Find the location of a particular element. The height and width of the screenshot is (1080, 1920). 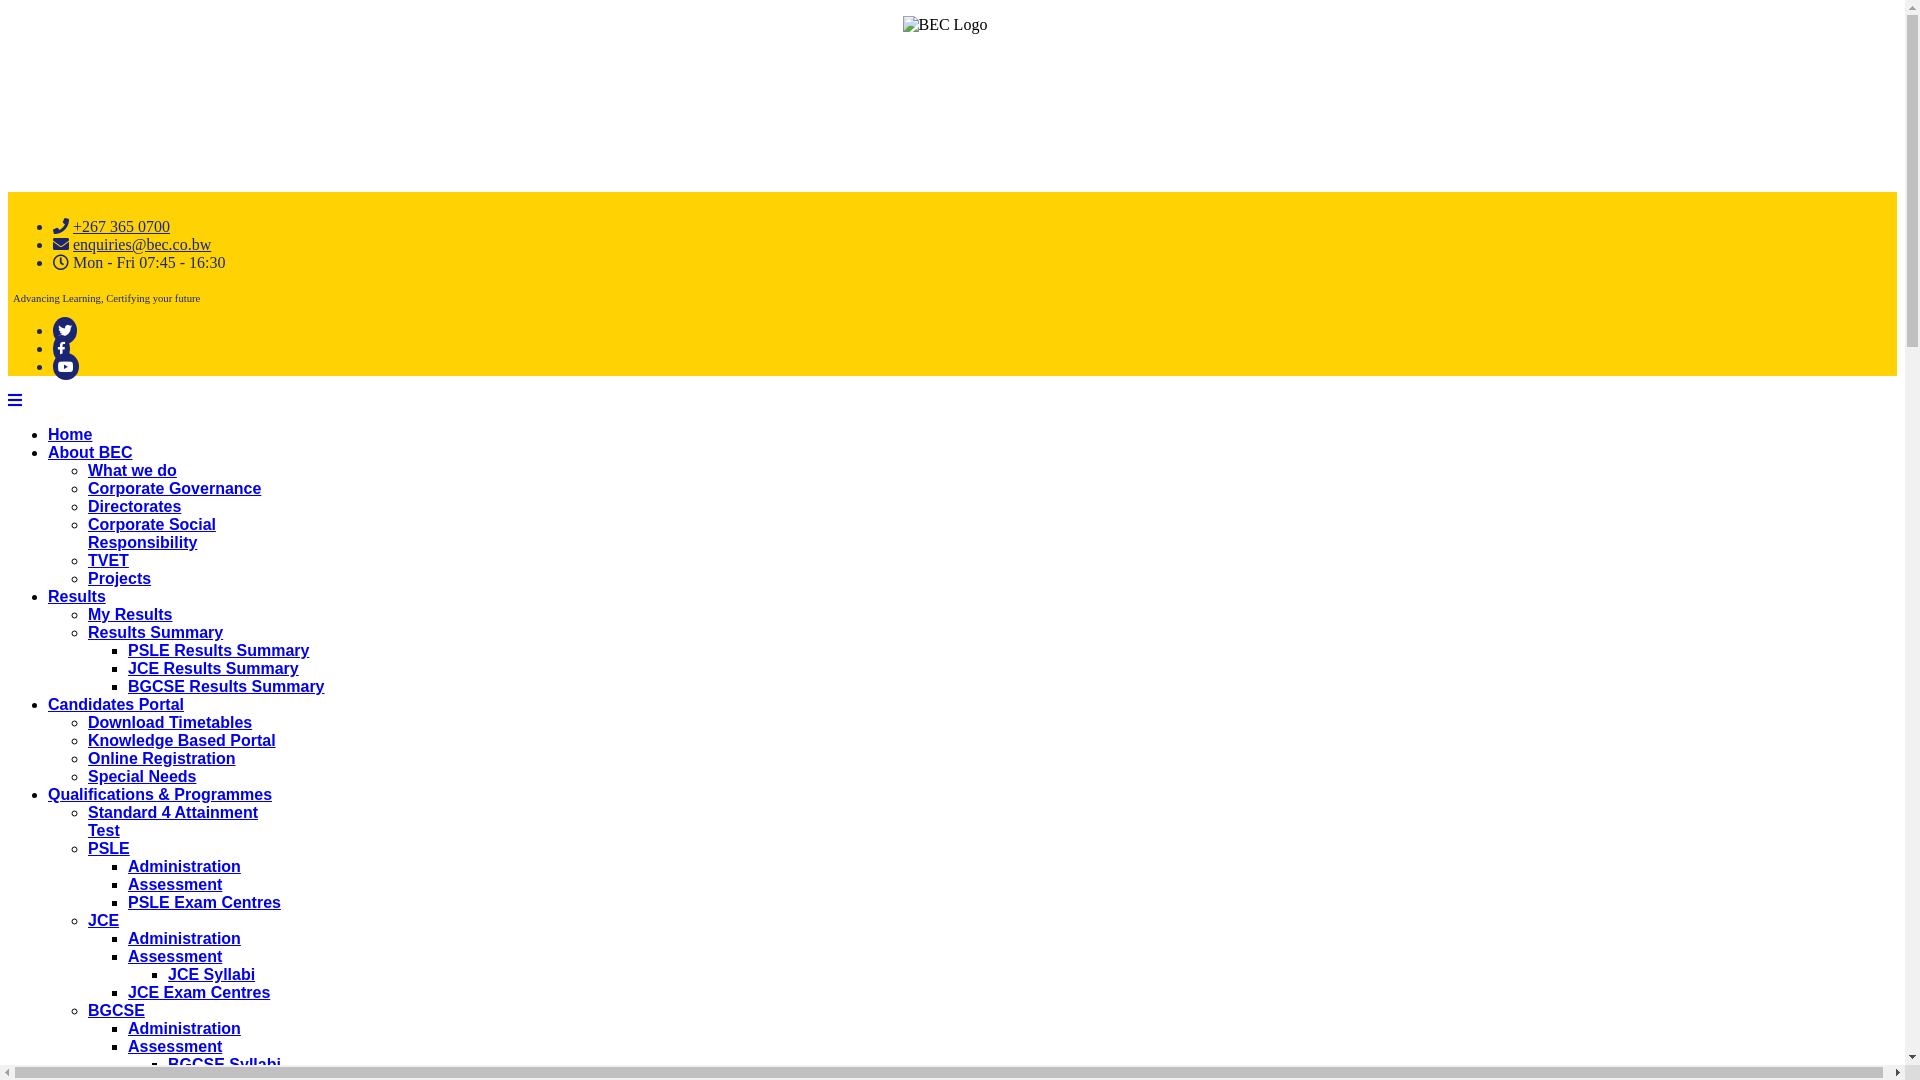

'Qualifications & Programmes' is located at coordinates (158, 793).